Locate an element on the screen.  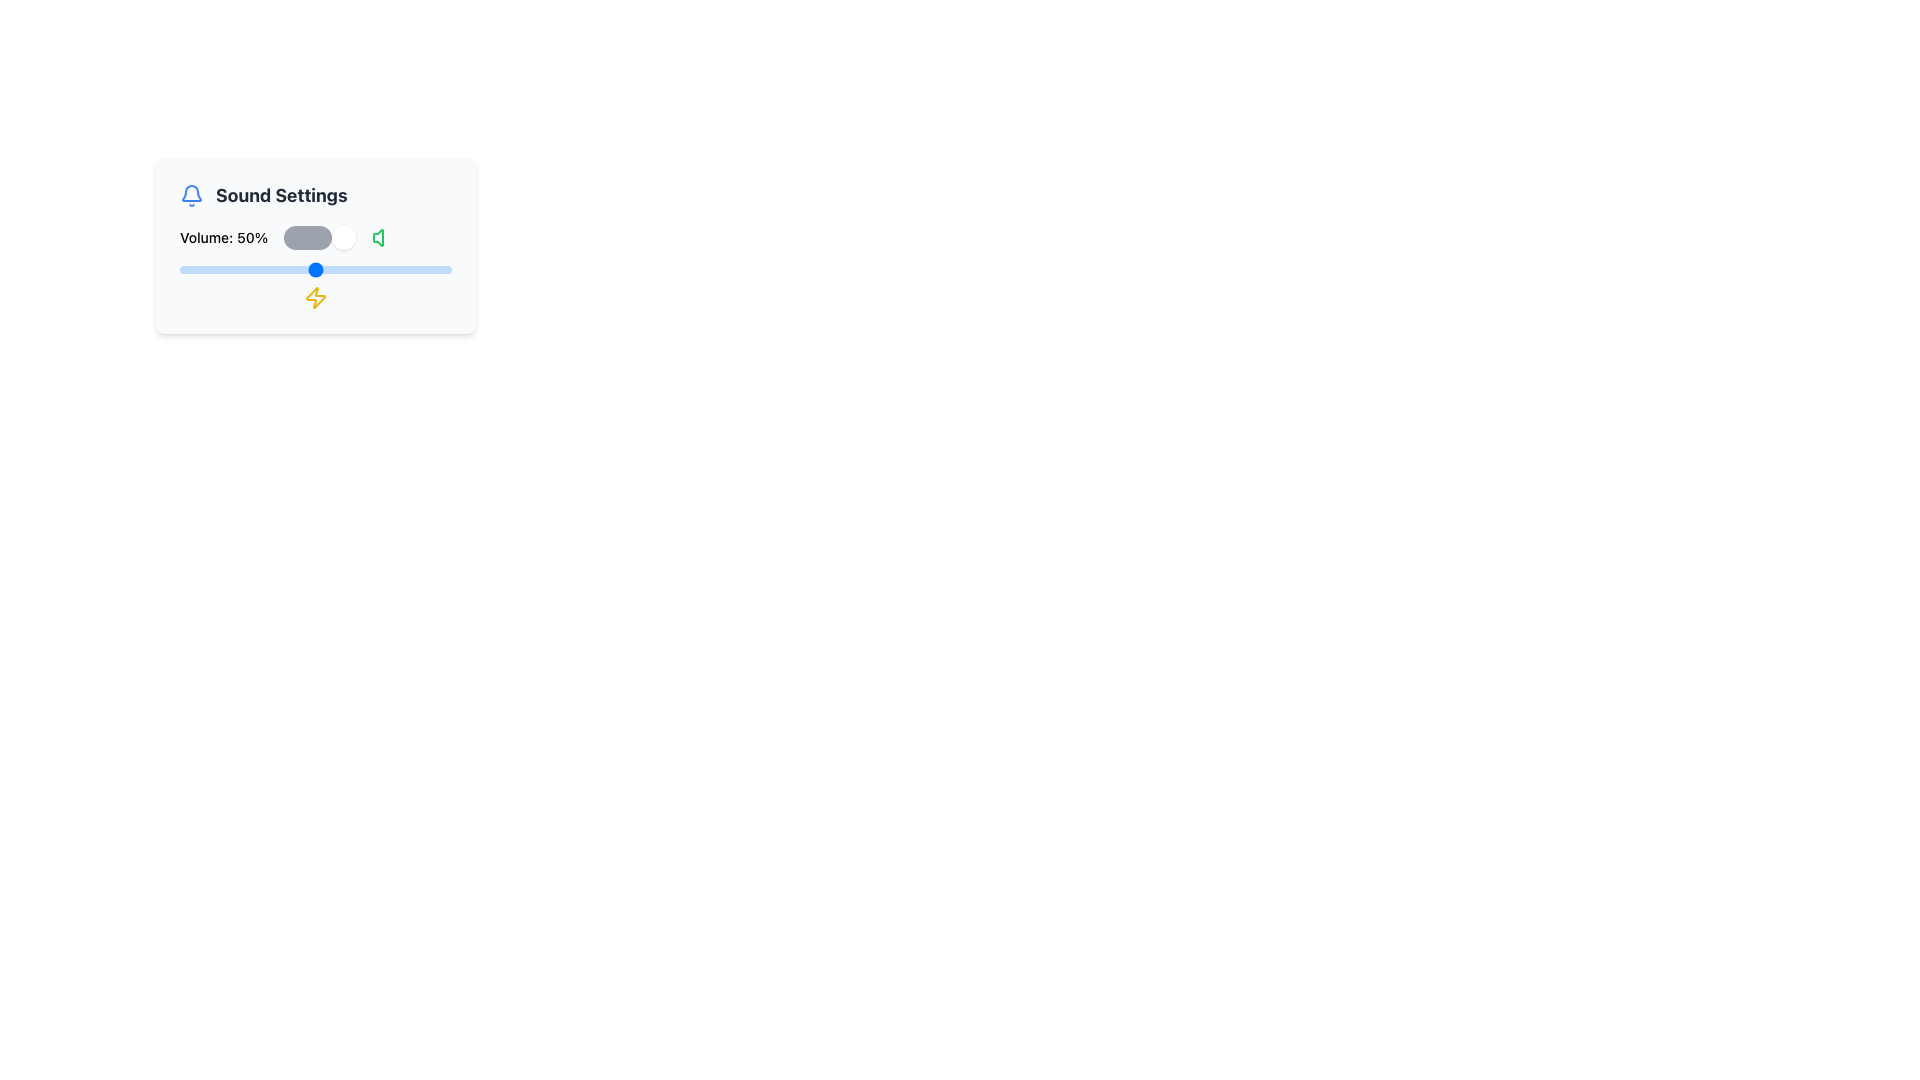
the lightning bolt icon, which is a small yellow icon with a 3D effect located beneath the blue slider bar is located at coordinates (315, 297).